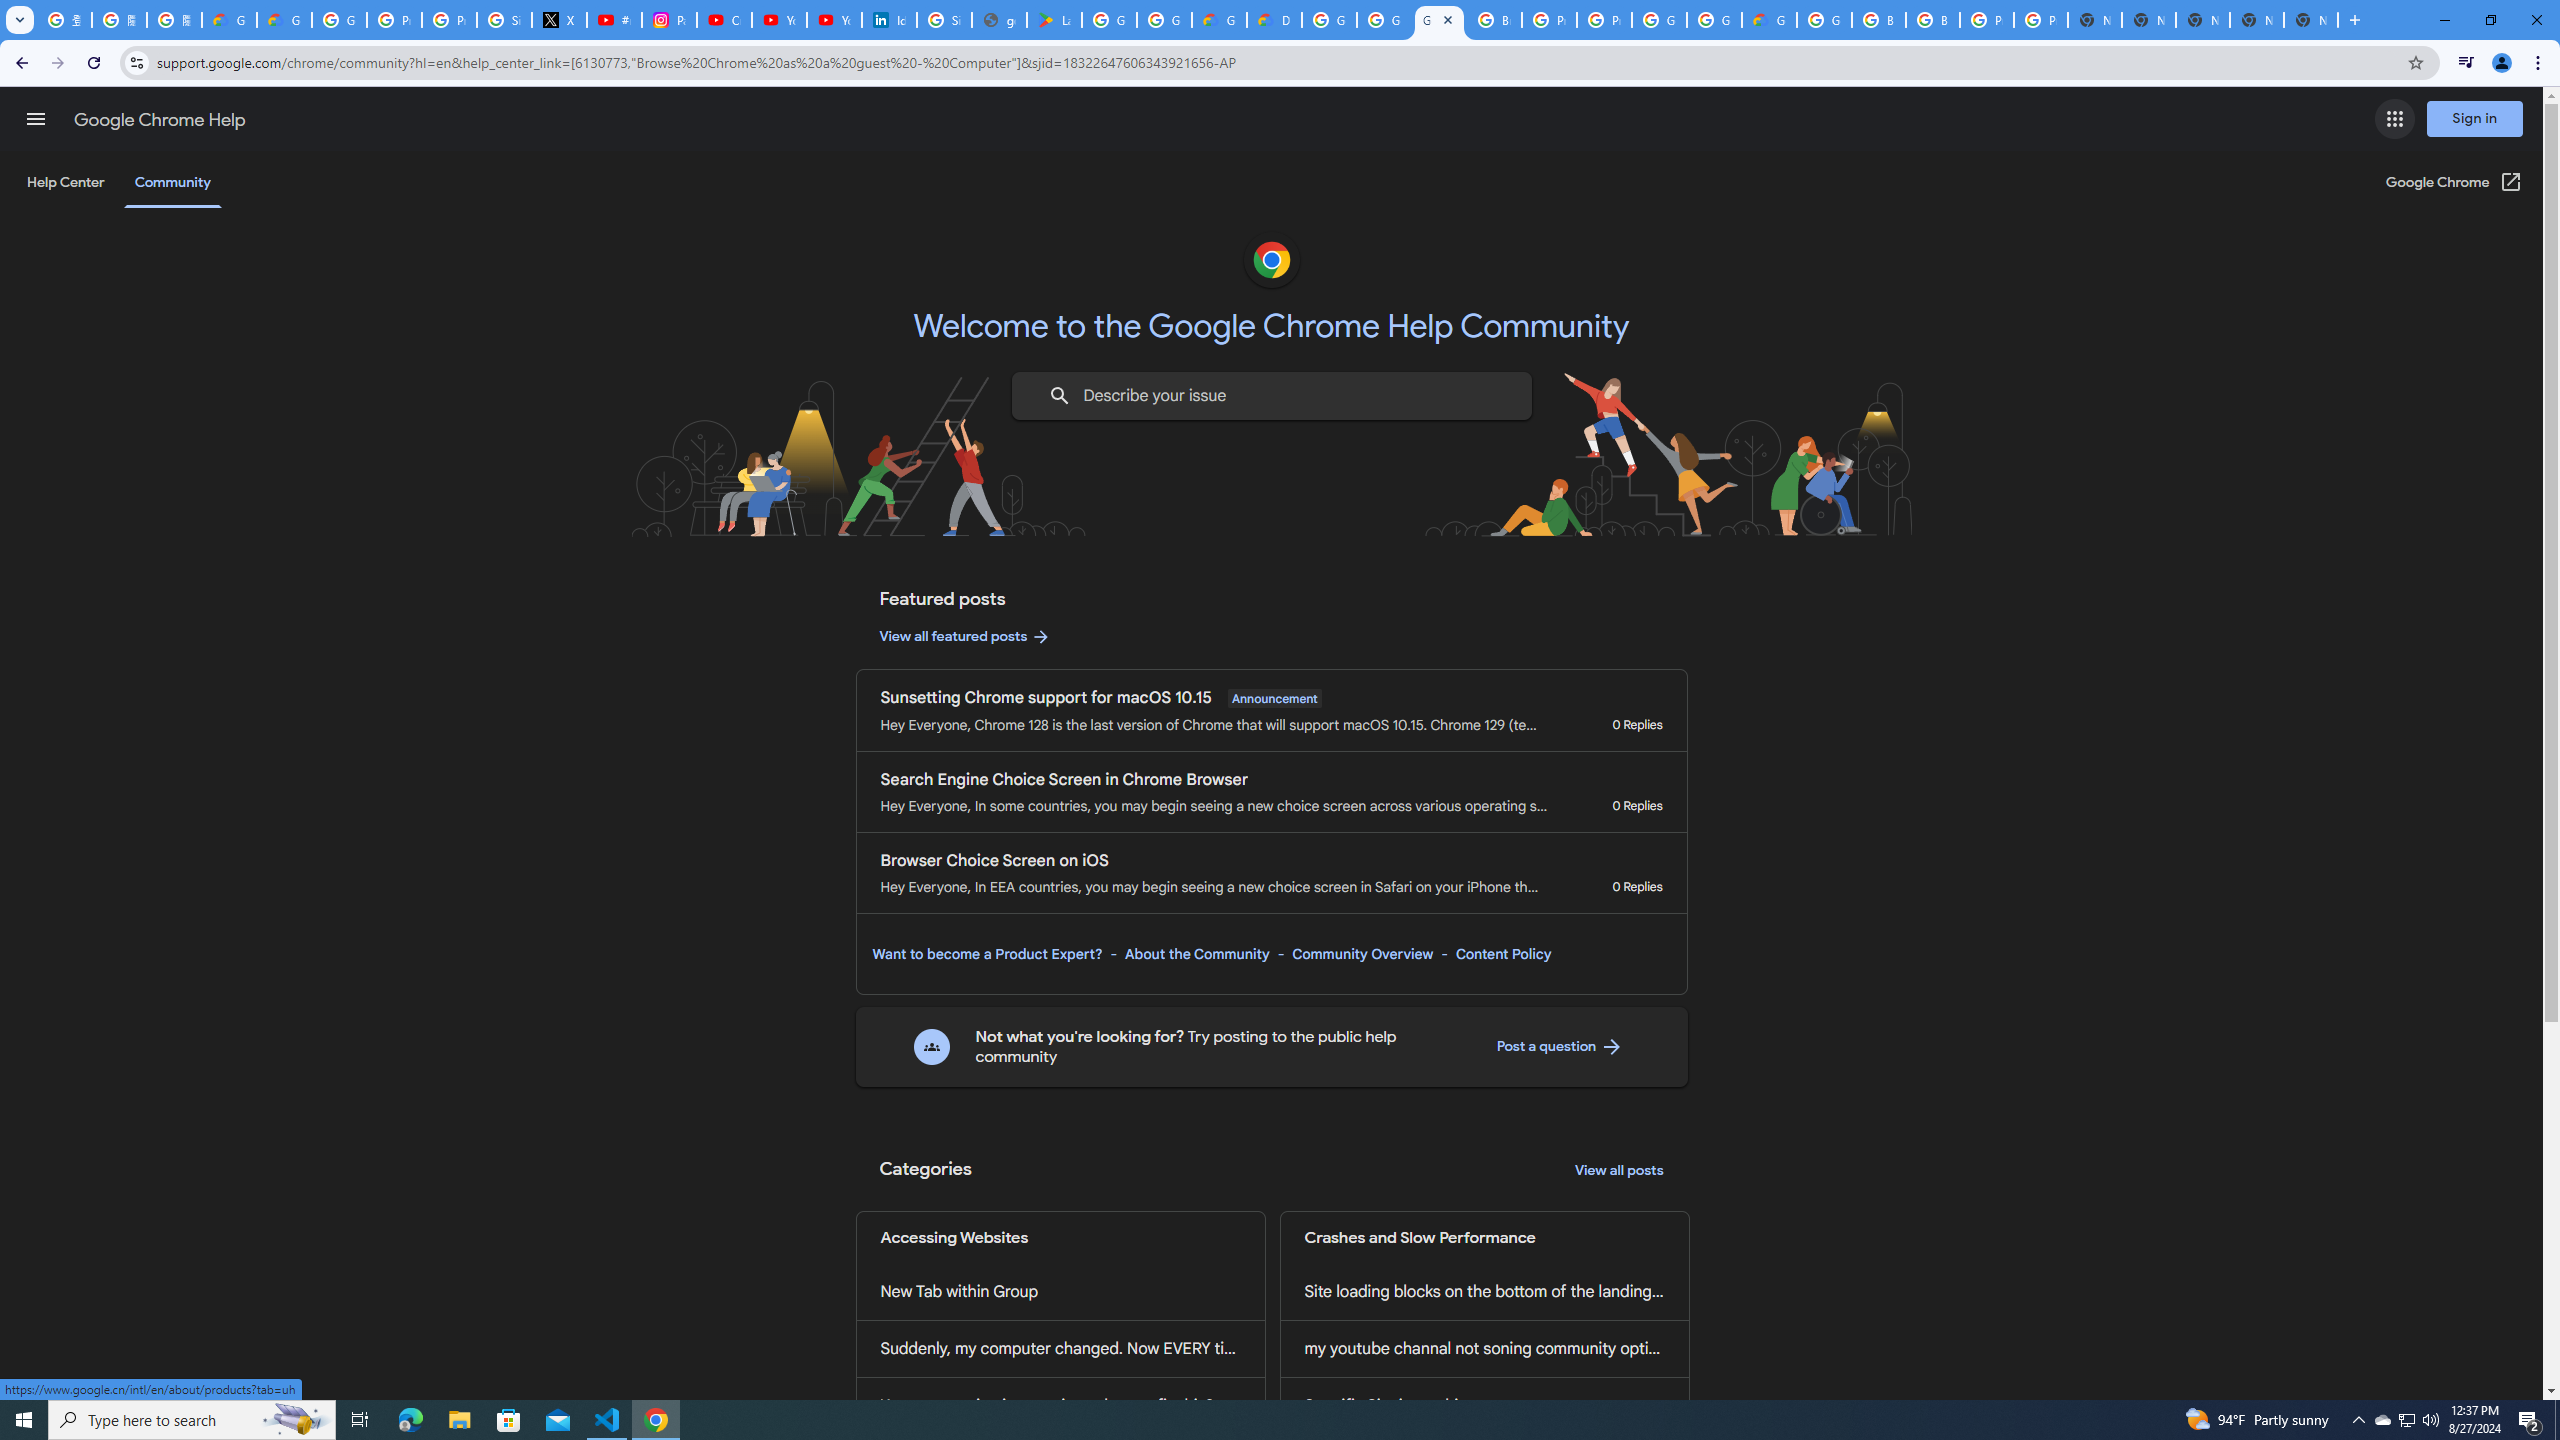  Describe the element at coordinates (1879, 19) in the screenshot. I see `'Browse Chrome as a guest - Computer - Google Chrome Help'` at that location.